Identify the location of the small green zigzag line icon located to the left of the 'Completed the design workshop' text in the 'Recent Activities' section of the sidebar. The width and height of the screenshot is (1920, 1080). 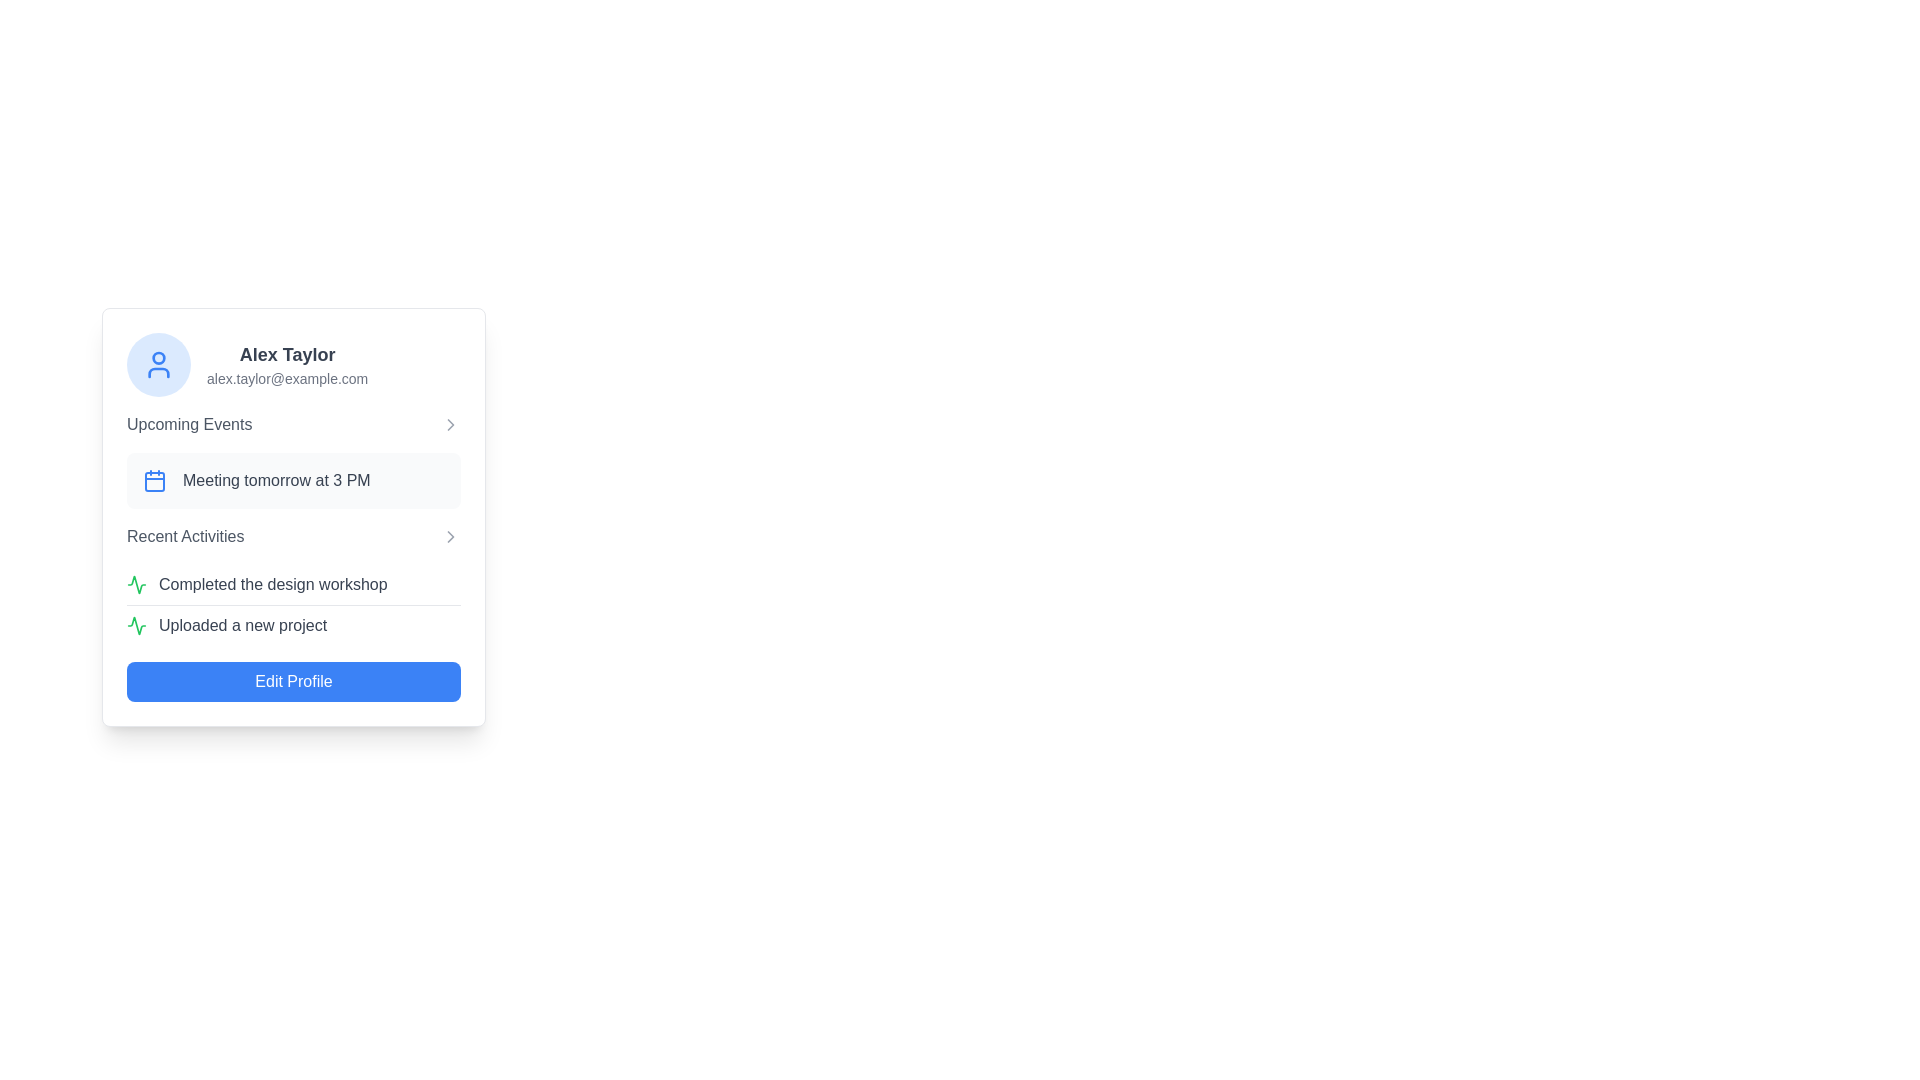
(136, 585).